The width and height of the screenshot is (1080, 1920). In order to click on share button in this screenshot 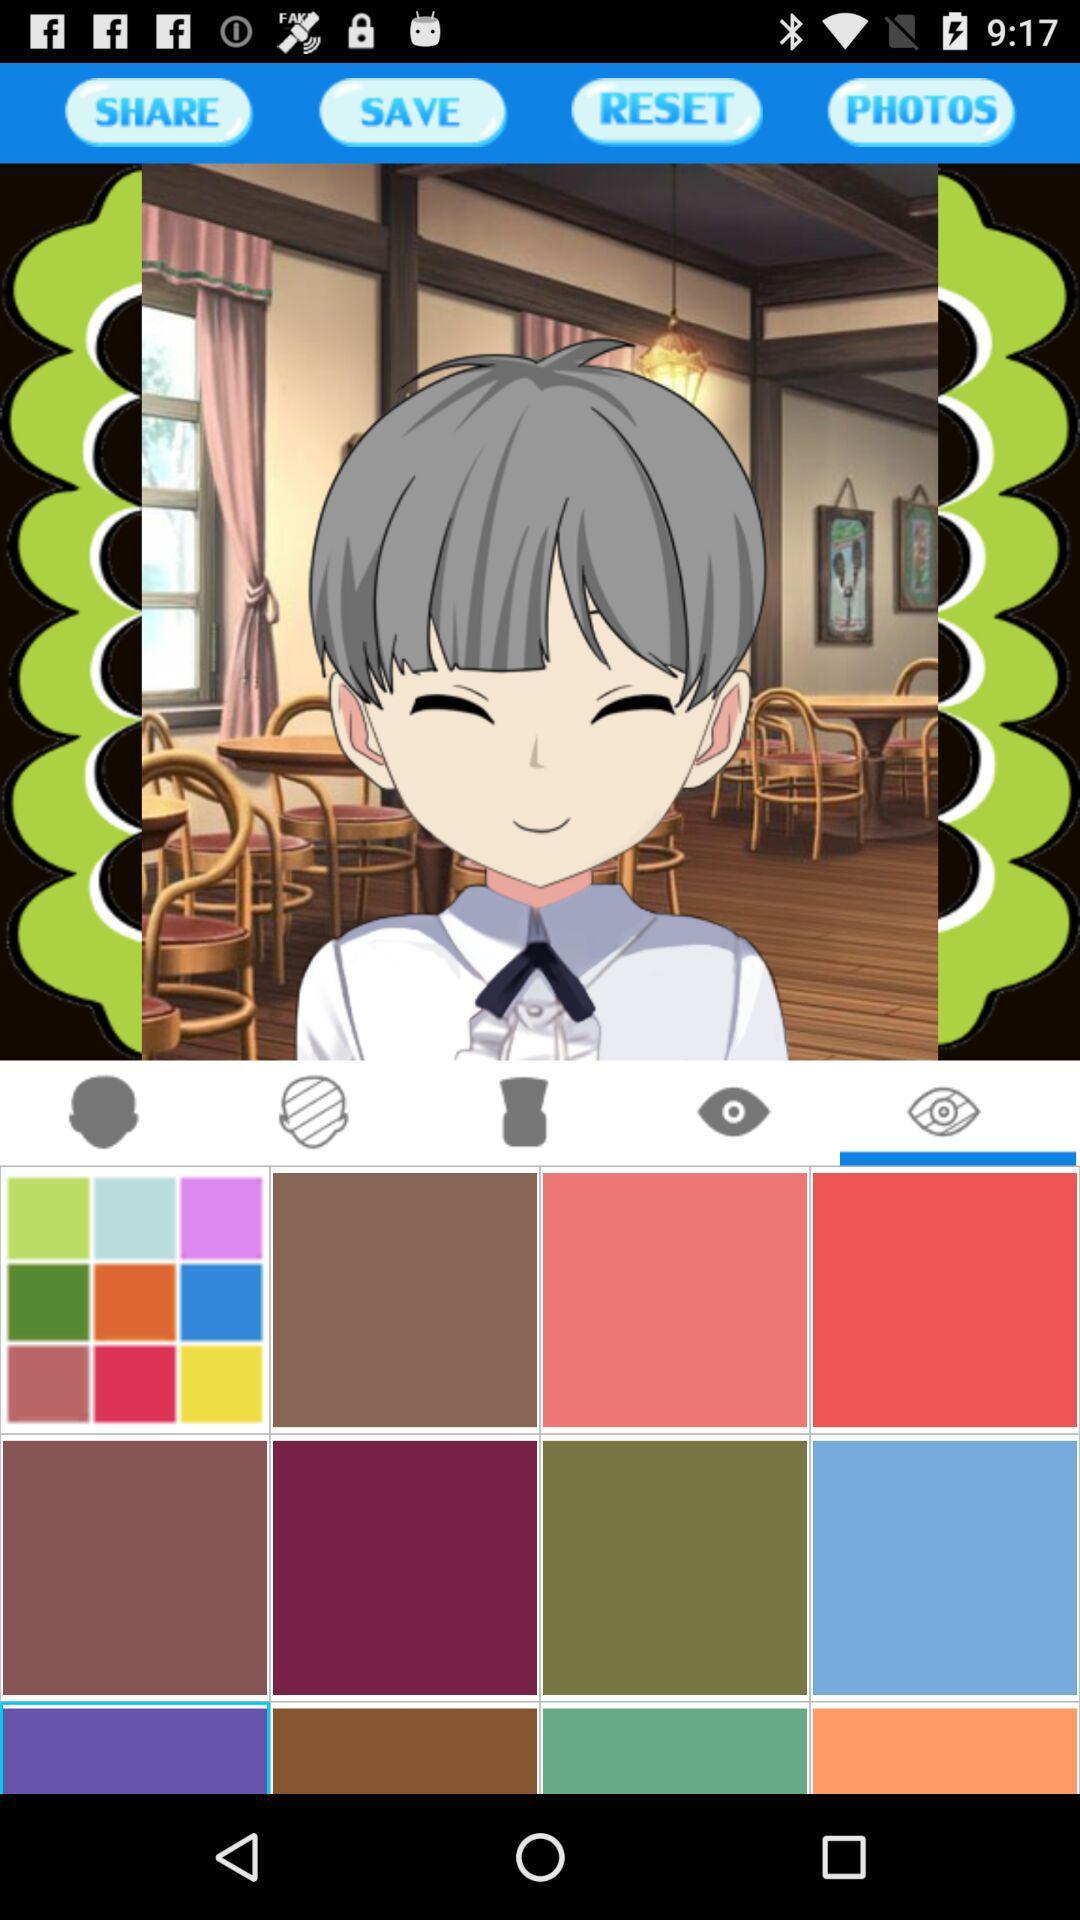, I will do `click(157, 111)`.